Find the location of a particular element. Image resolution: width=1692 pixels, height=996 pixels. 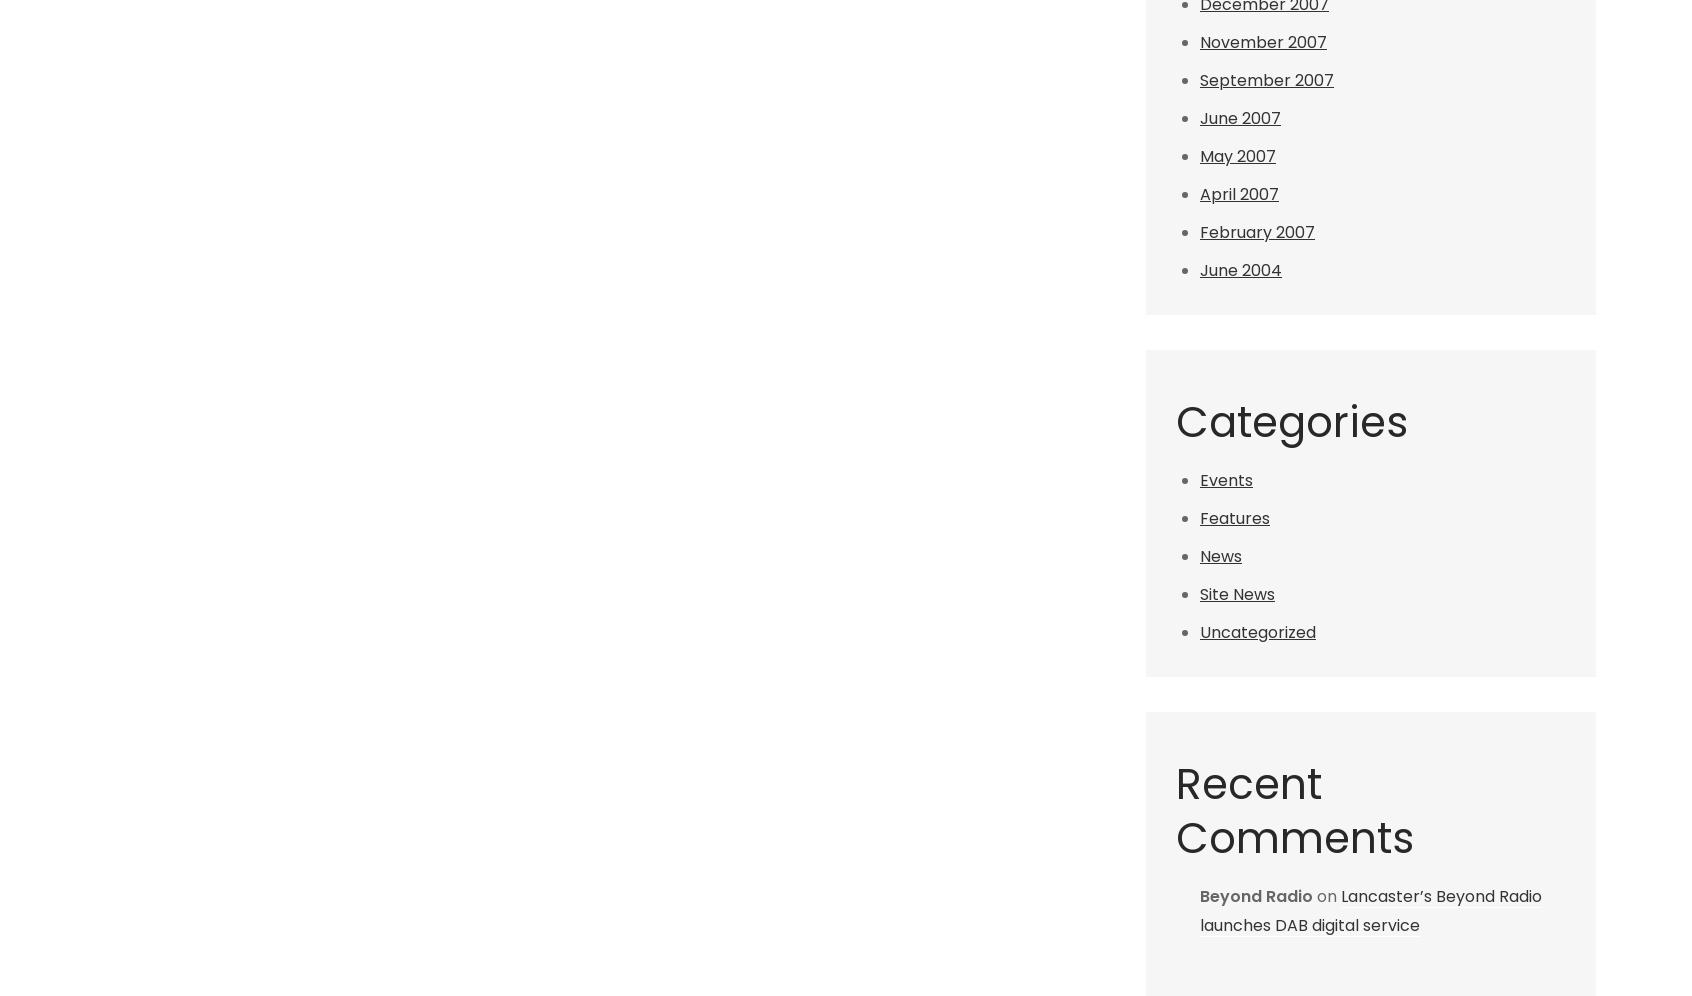

'November 2007' is located at coordinates (1263, 42).